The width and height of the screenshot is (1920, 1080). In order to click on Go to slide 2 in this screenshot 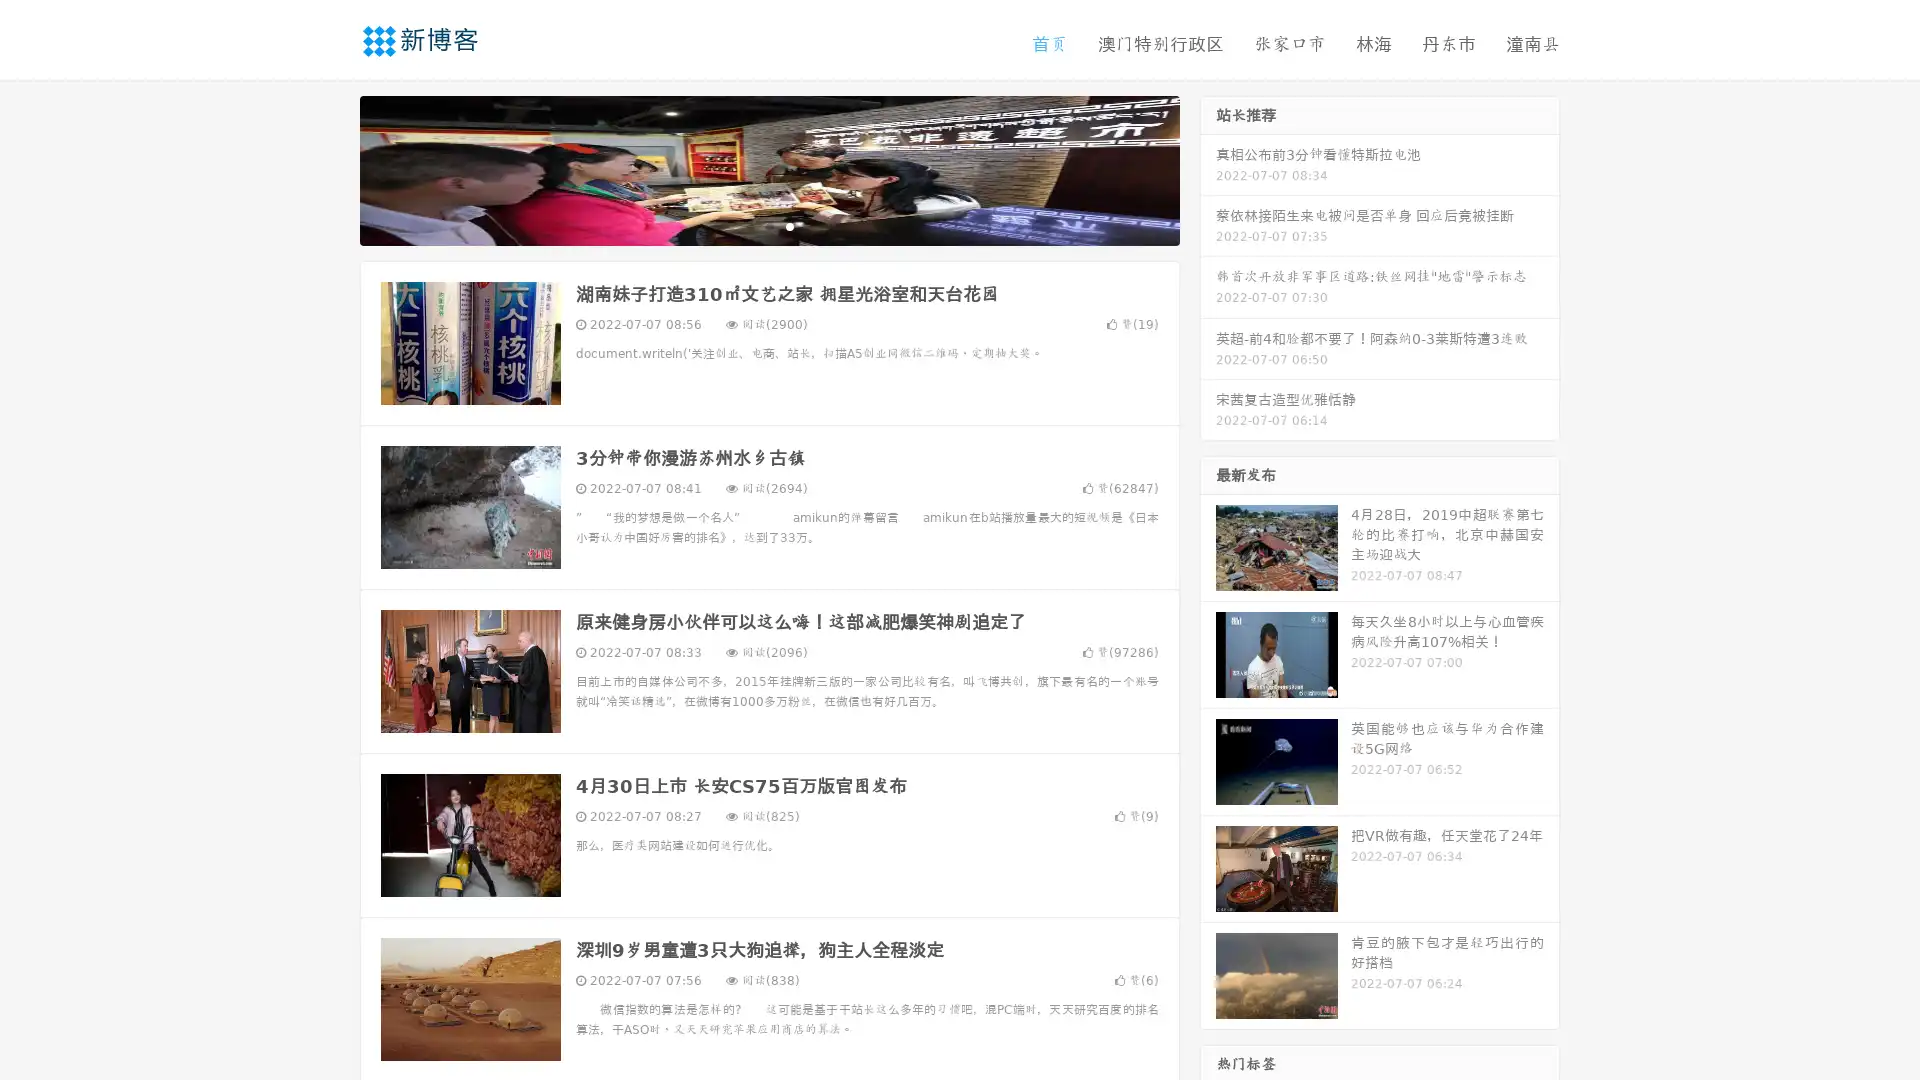, I will do `click(768, 225)`.